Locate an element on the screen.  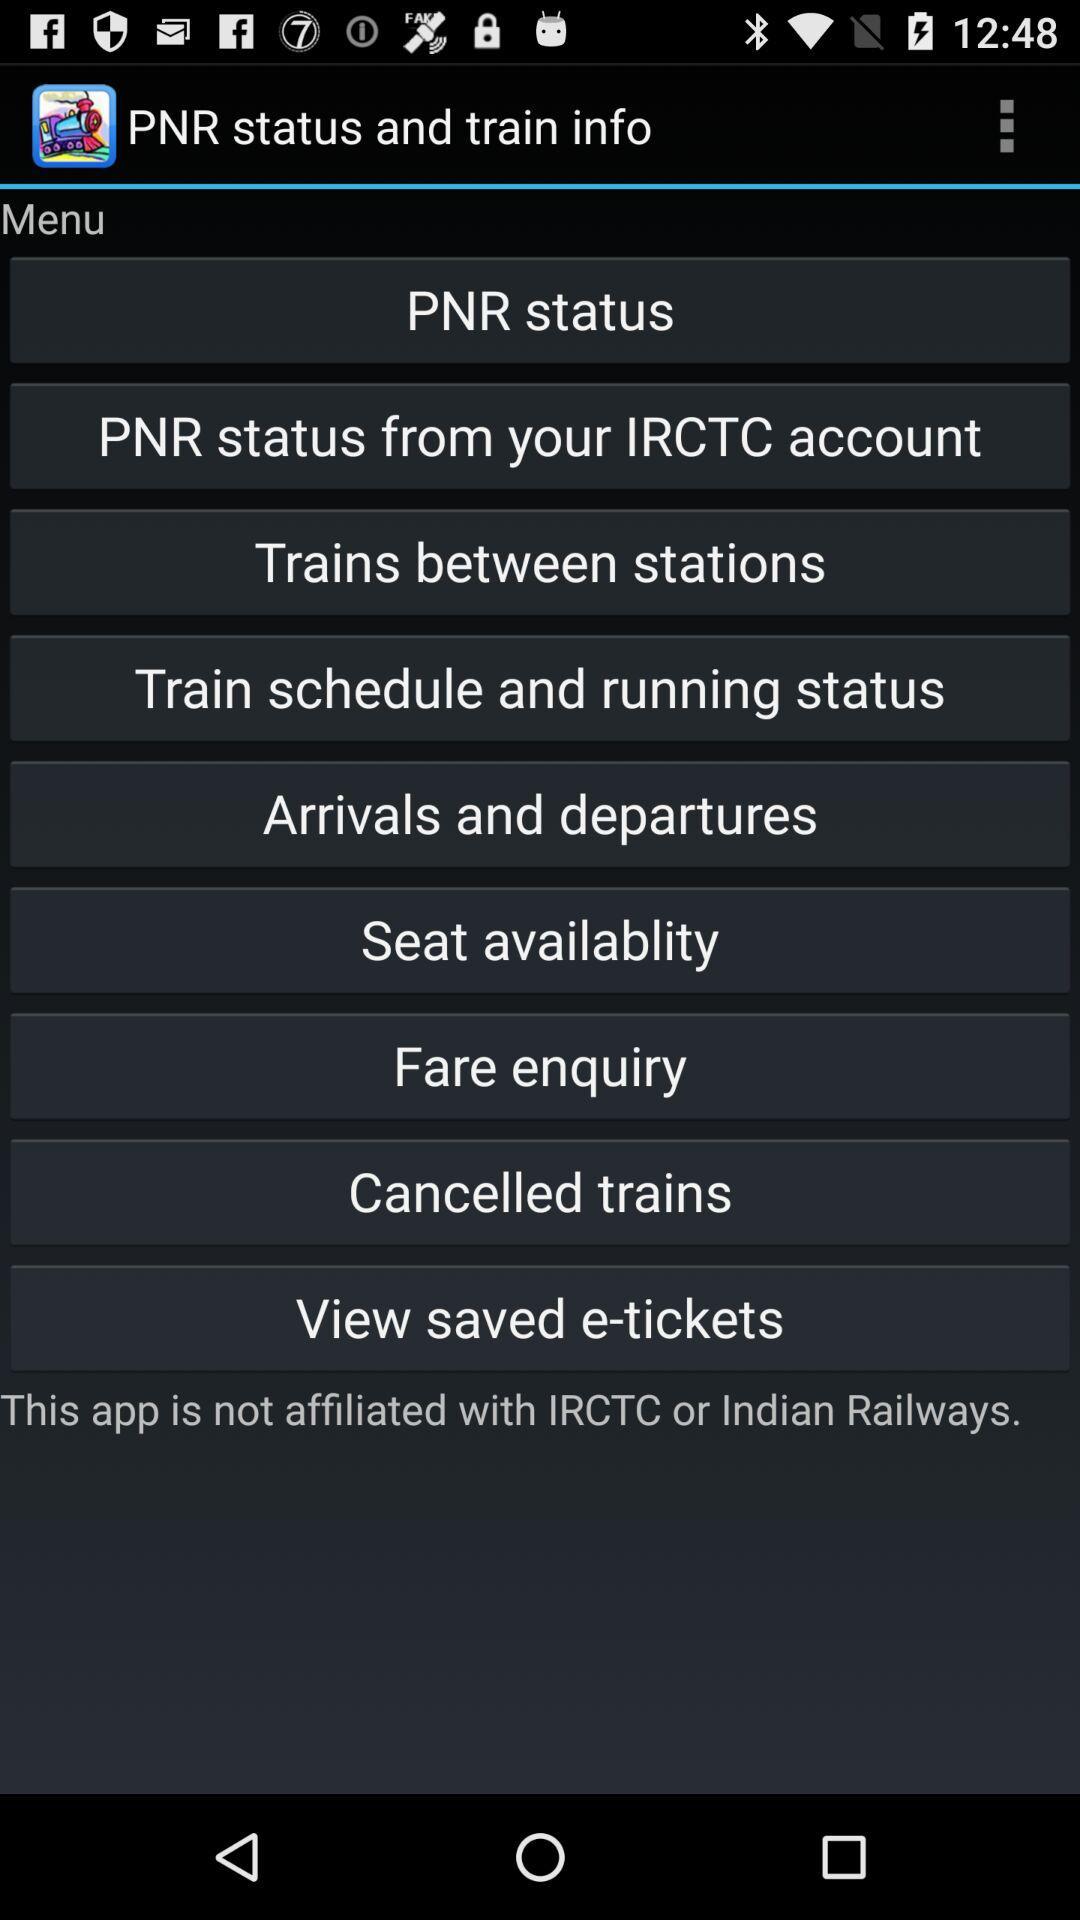
button above the seat availablity item is located at coordinates (540, 812).